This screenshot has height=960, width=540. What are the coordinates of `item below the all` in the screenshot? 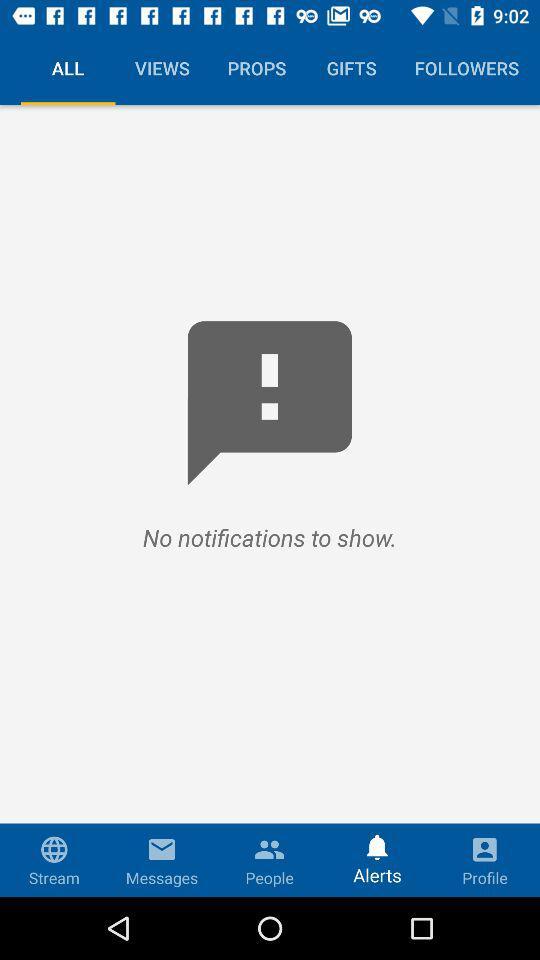 It's located at (270, 500).